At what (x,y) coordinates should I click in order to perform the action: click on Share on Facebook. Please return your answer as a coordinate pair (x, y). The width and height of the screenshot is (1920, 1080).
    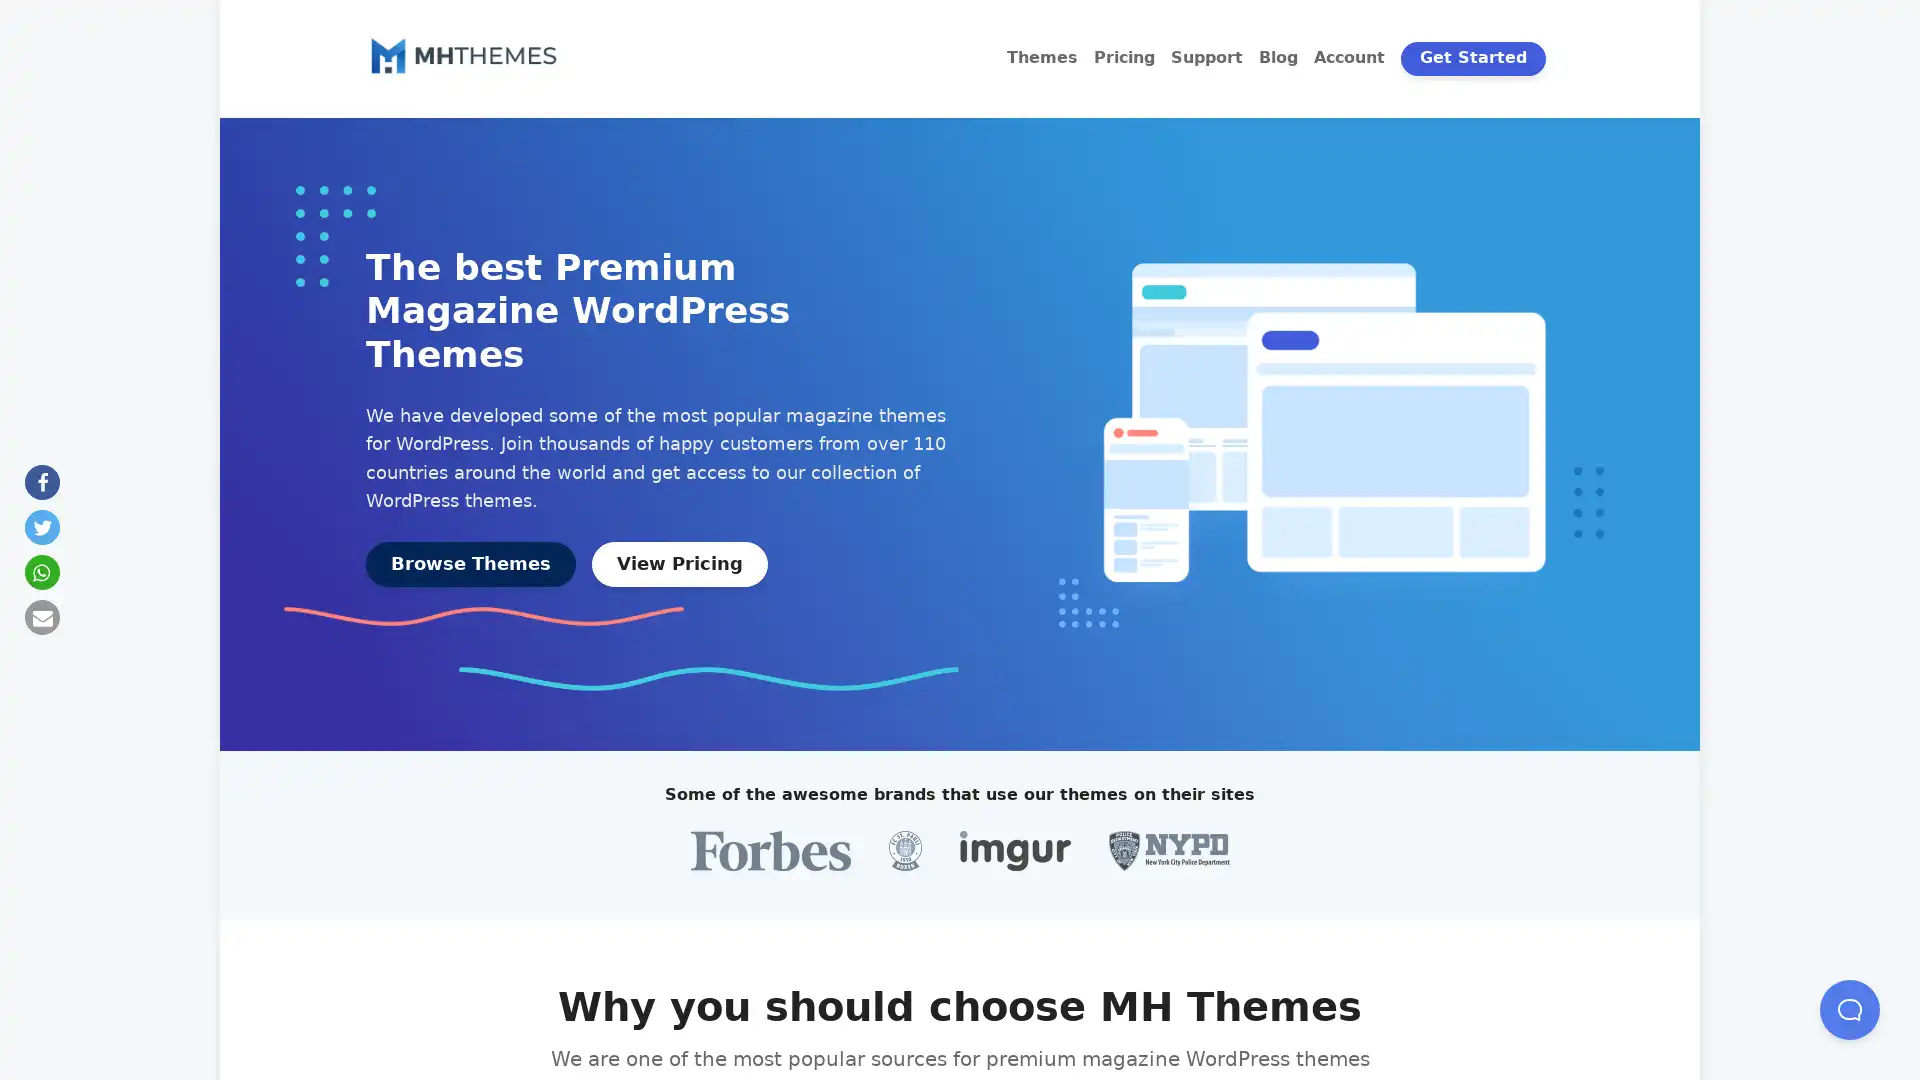
    Looking at the image, I should click on (42, 482).